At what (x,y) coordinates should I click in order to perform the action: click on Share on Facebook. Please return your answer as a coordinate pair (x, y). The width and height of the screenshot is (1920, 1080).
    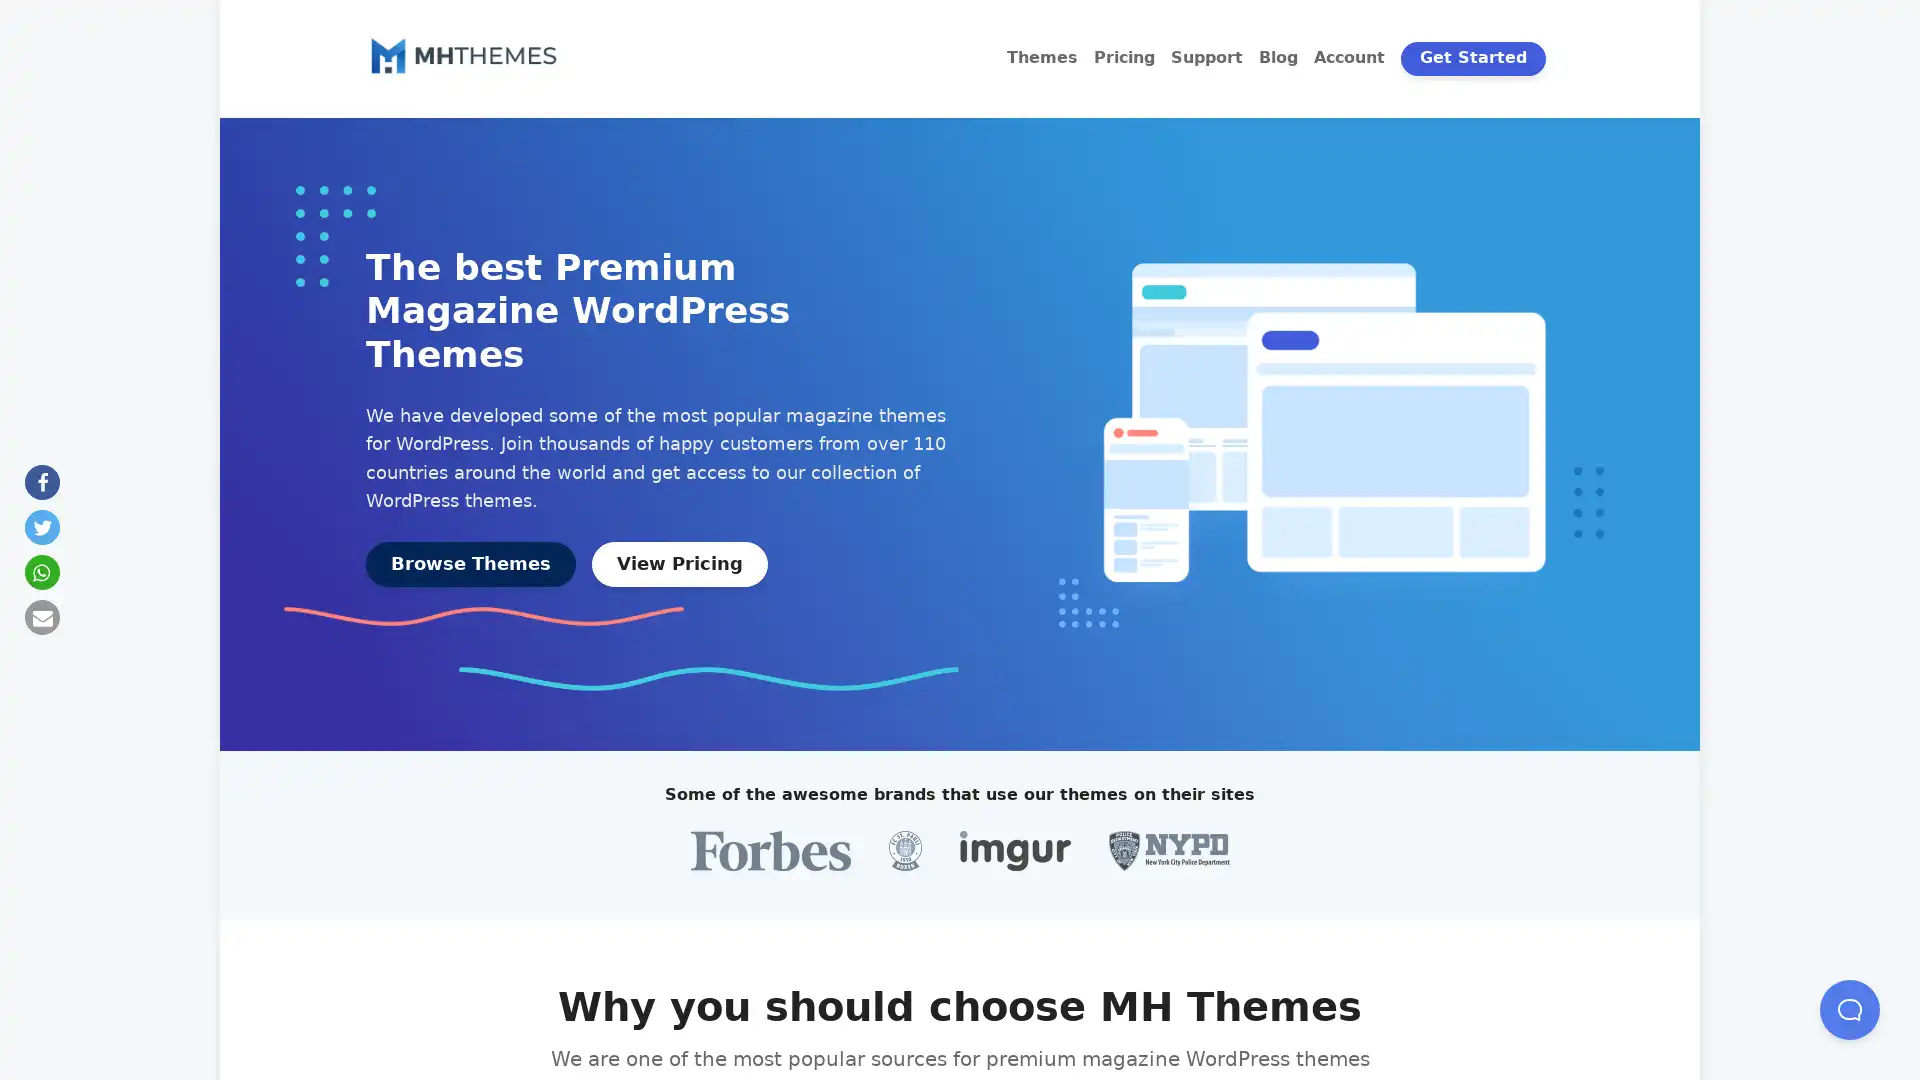
    Looking at the image, I should click on (42, 482).